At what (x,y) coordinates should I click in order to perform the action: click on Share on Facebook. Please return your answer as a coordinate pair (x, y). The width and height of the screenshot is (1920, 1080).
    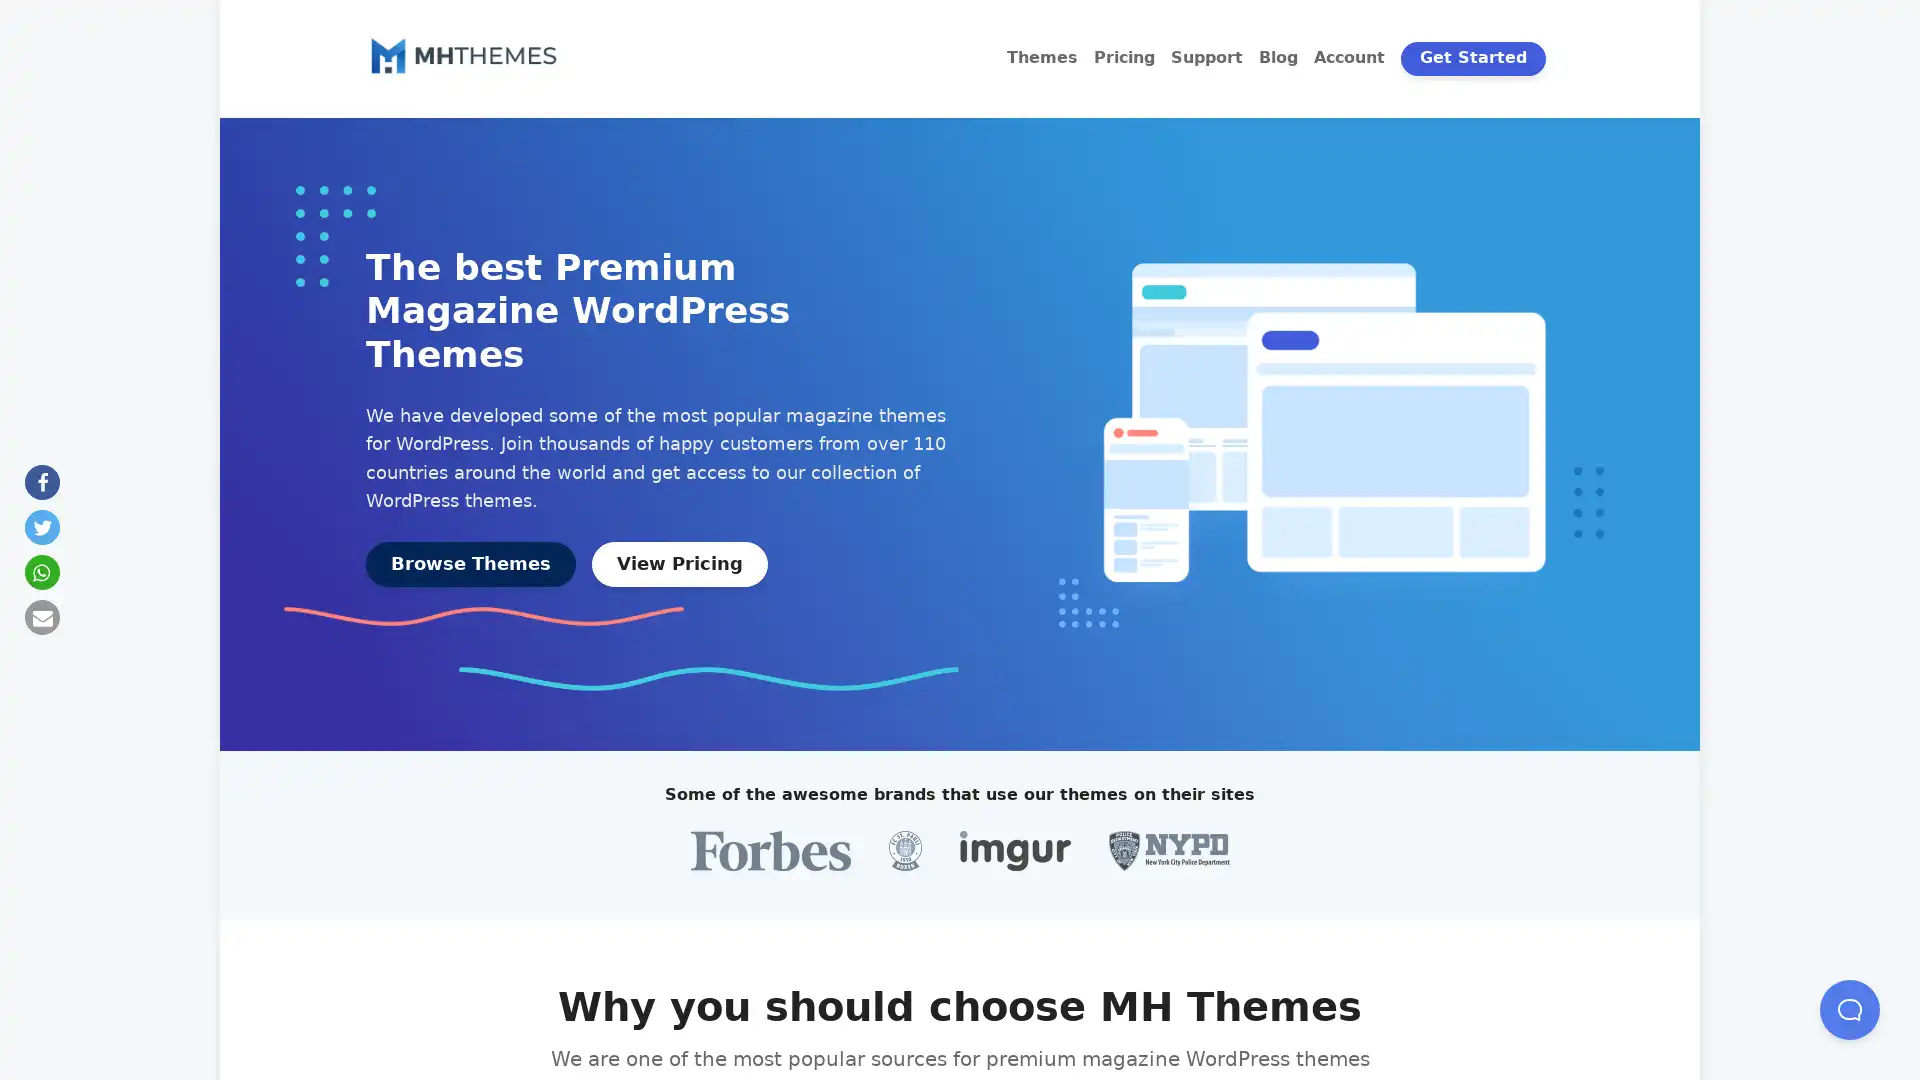
    Looking at the image, I should click on (42, 482).